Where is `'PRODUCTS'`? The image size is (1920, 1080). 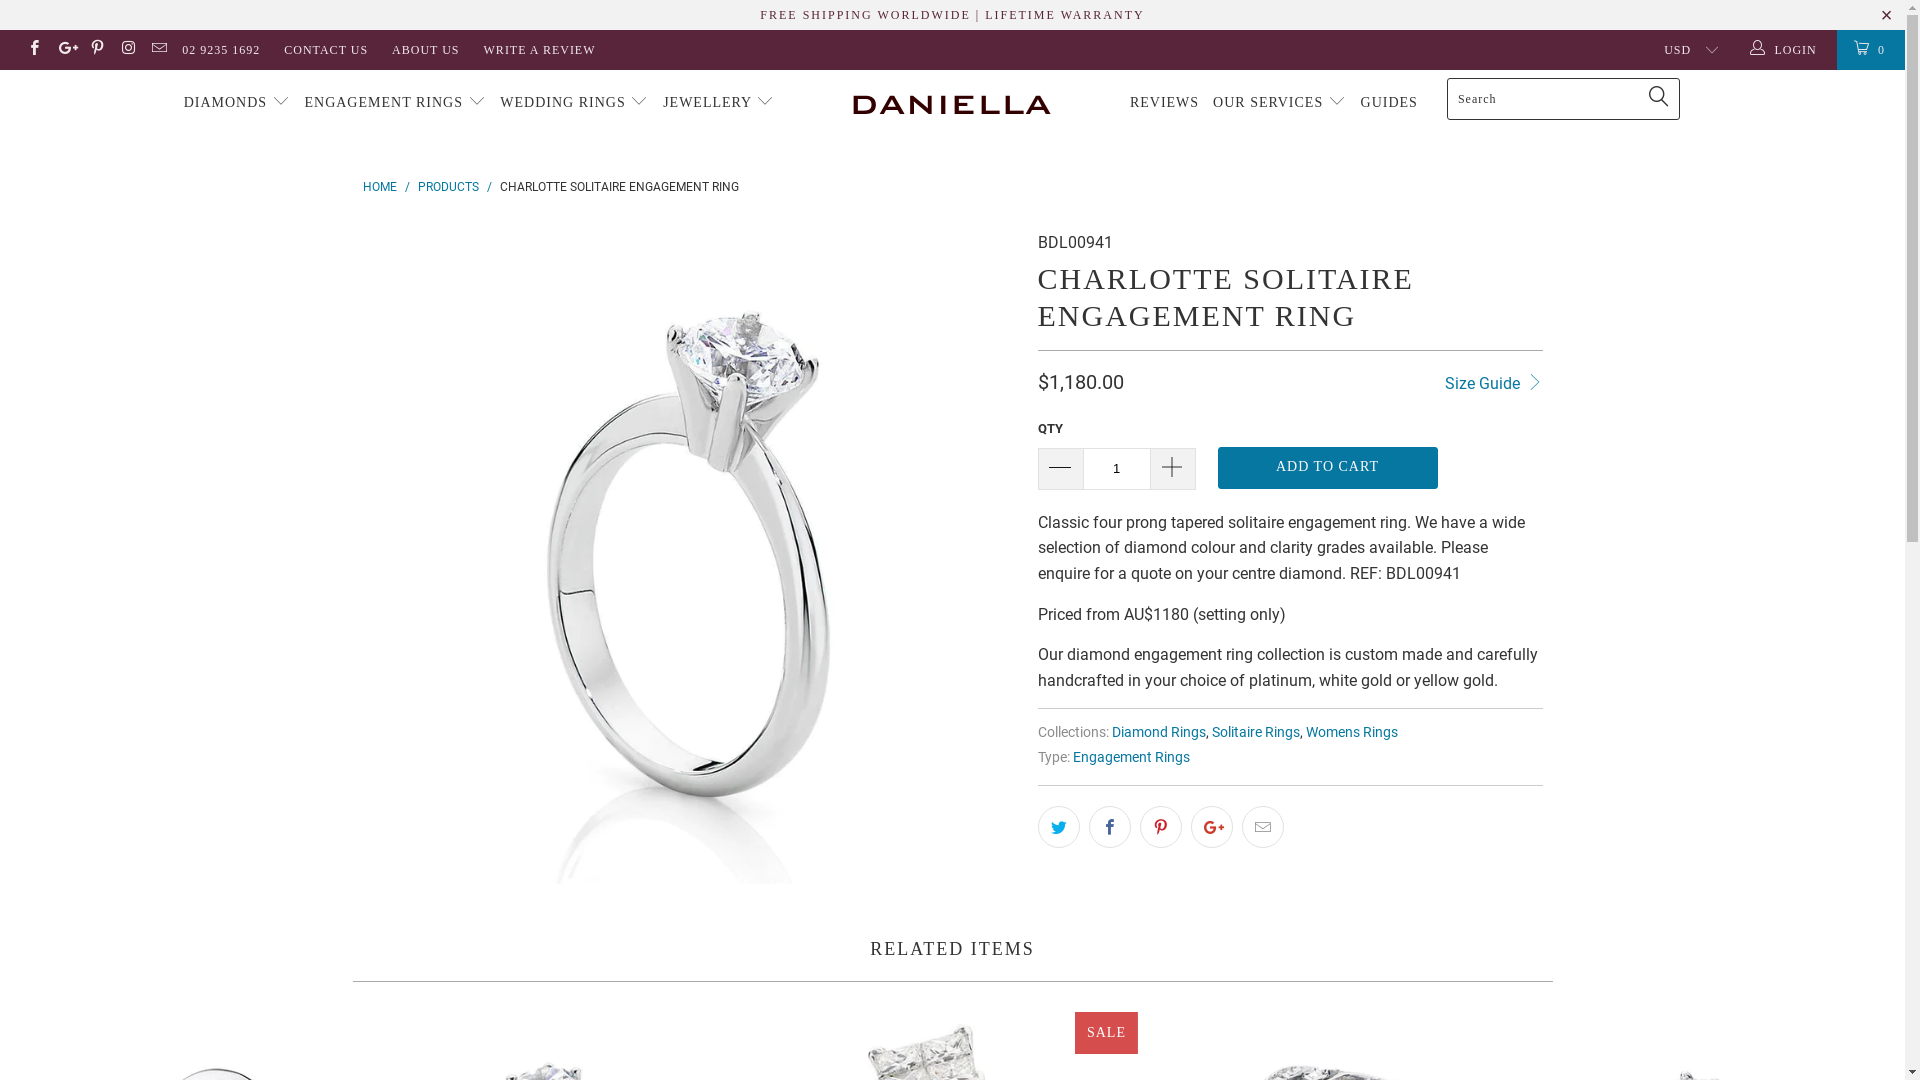
'PRODUCTS' is located at coordinates (447, 186).